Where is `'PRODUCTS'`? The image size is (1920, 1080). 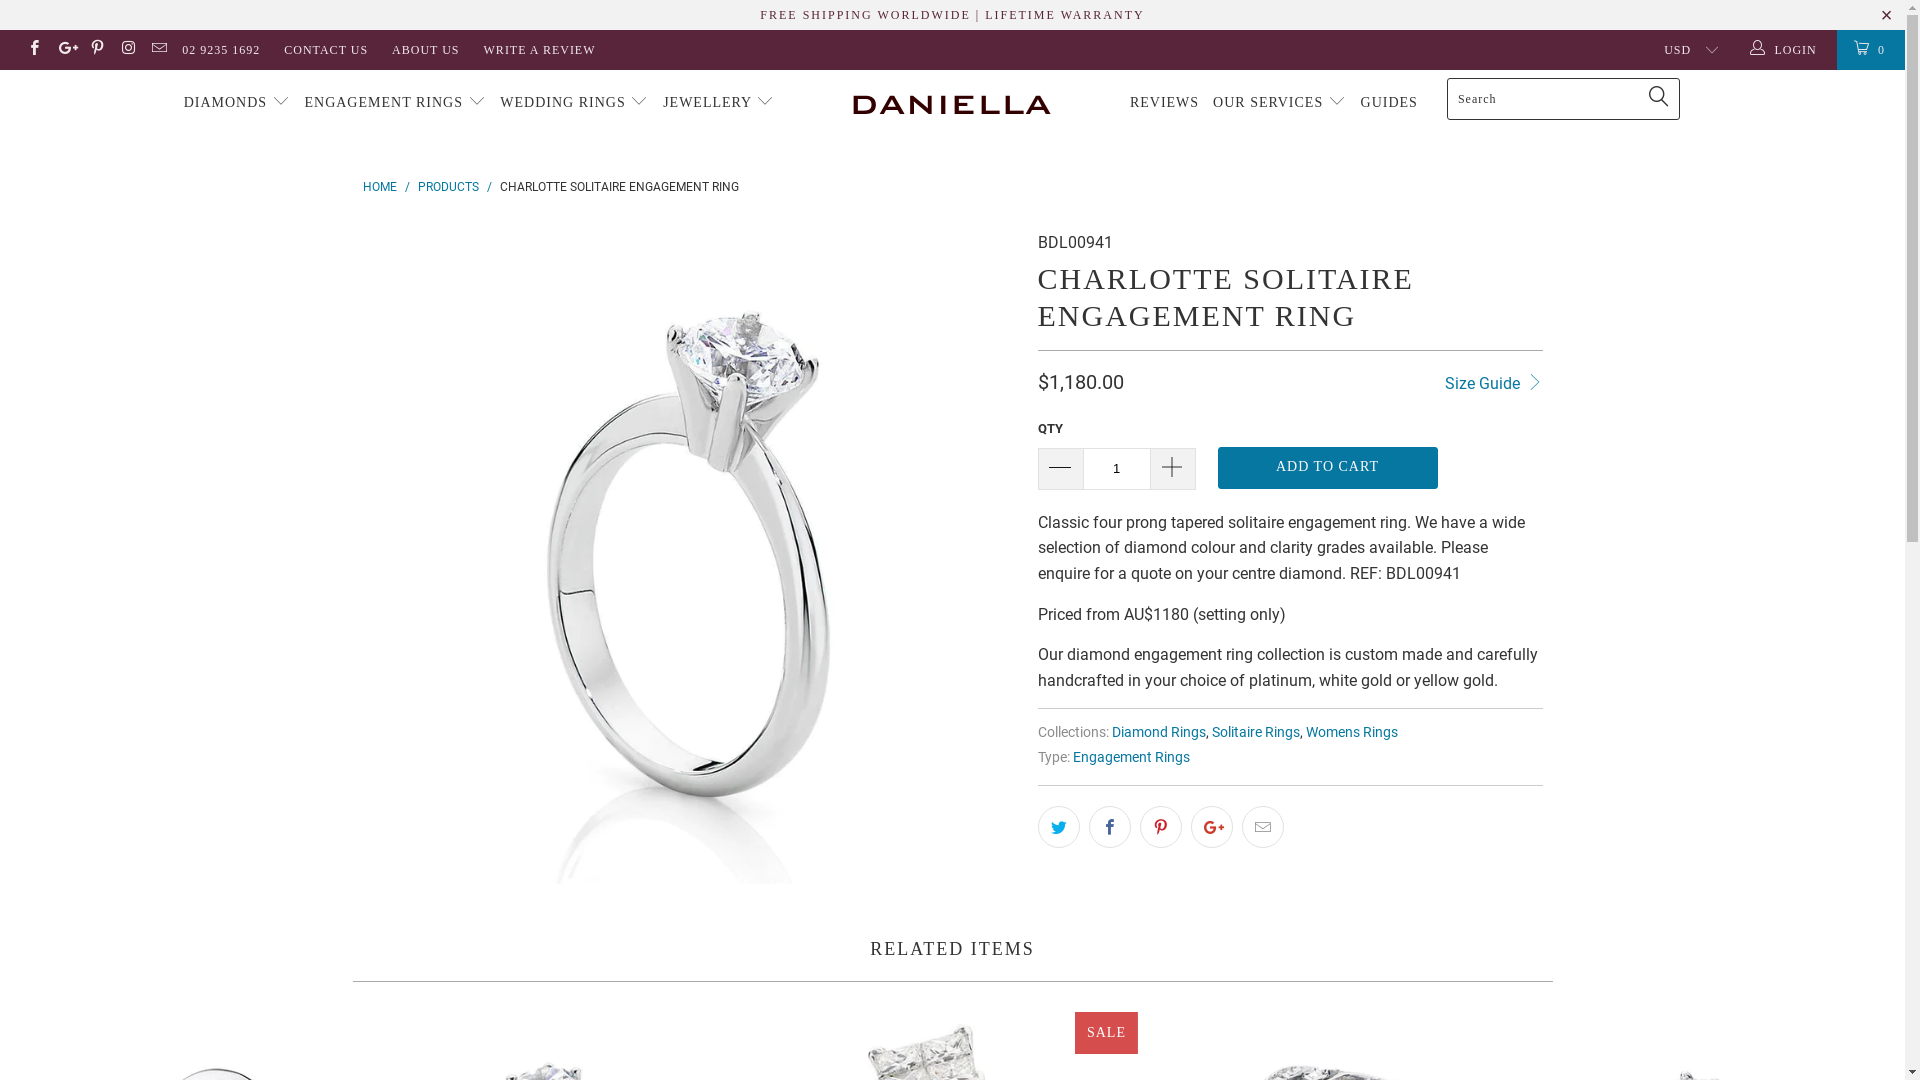
'PRODUCTS' is located at coordinates (447, 186).